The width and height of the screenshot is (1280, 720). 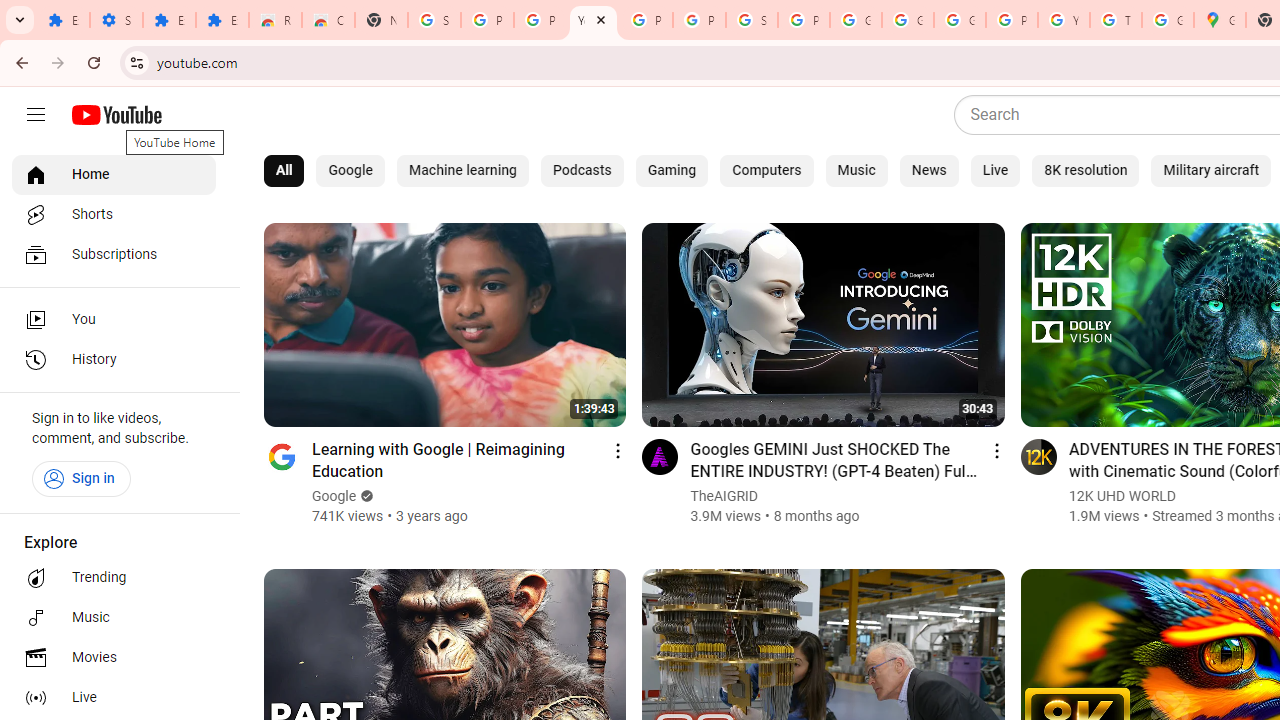 I want to click on 'Subscriptions', so click(x=112, y=253).